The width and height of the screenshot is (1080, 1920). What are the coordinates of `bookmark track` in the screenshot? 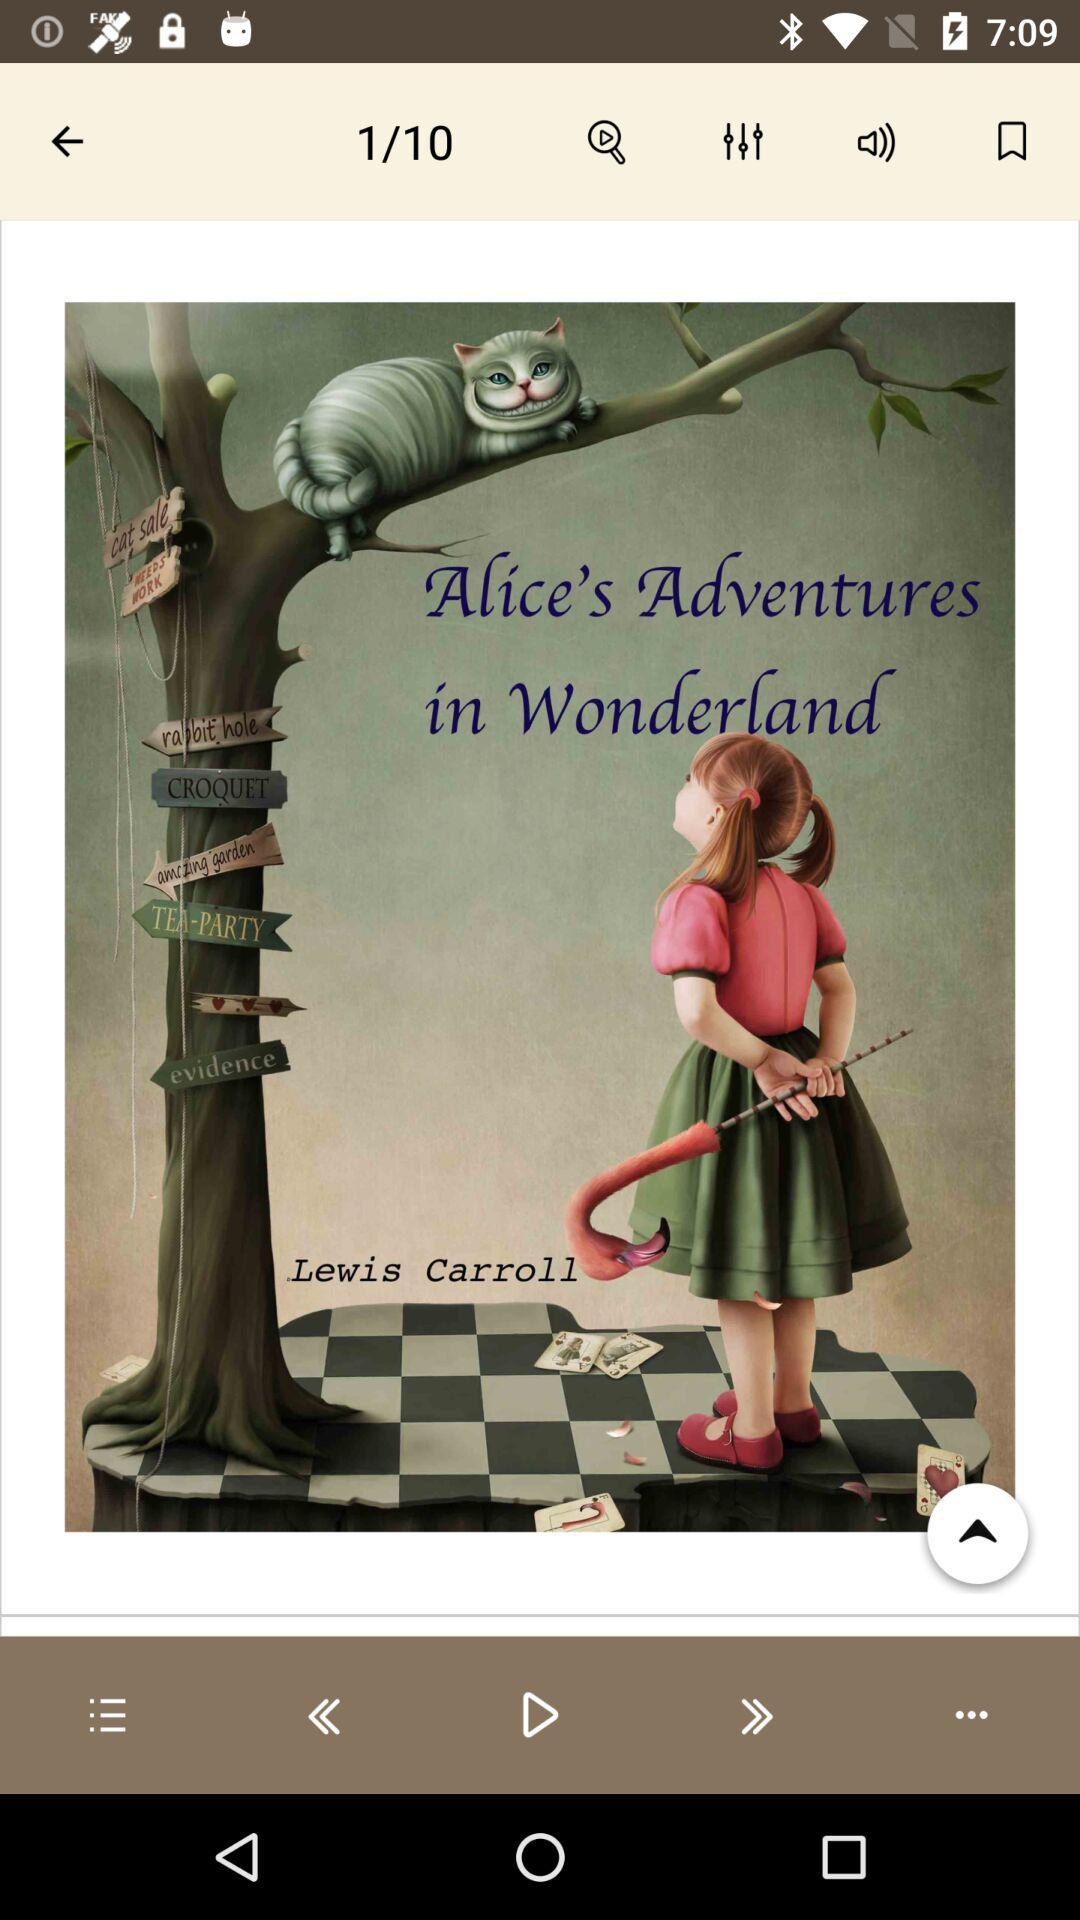 It's located at (1012, 140).